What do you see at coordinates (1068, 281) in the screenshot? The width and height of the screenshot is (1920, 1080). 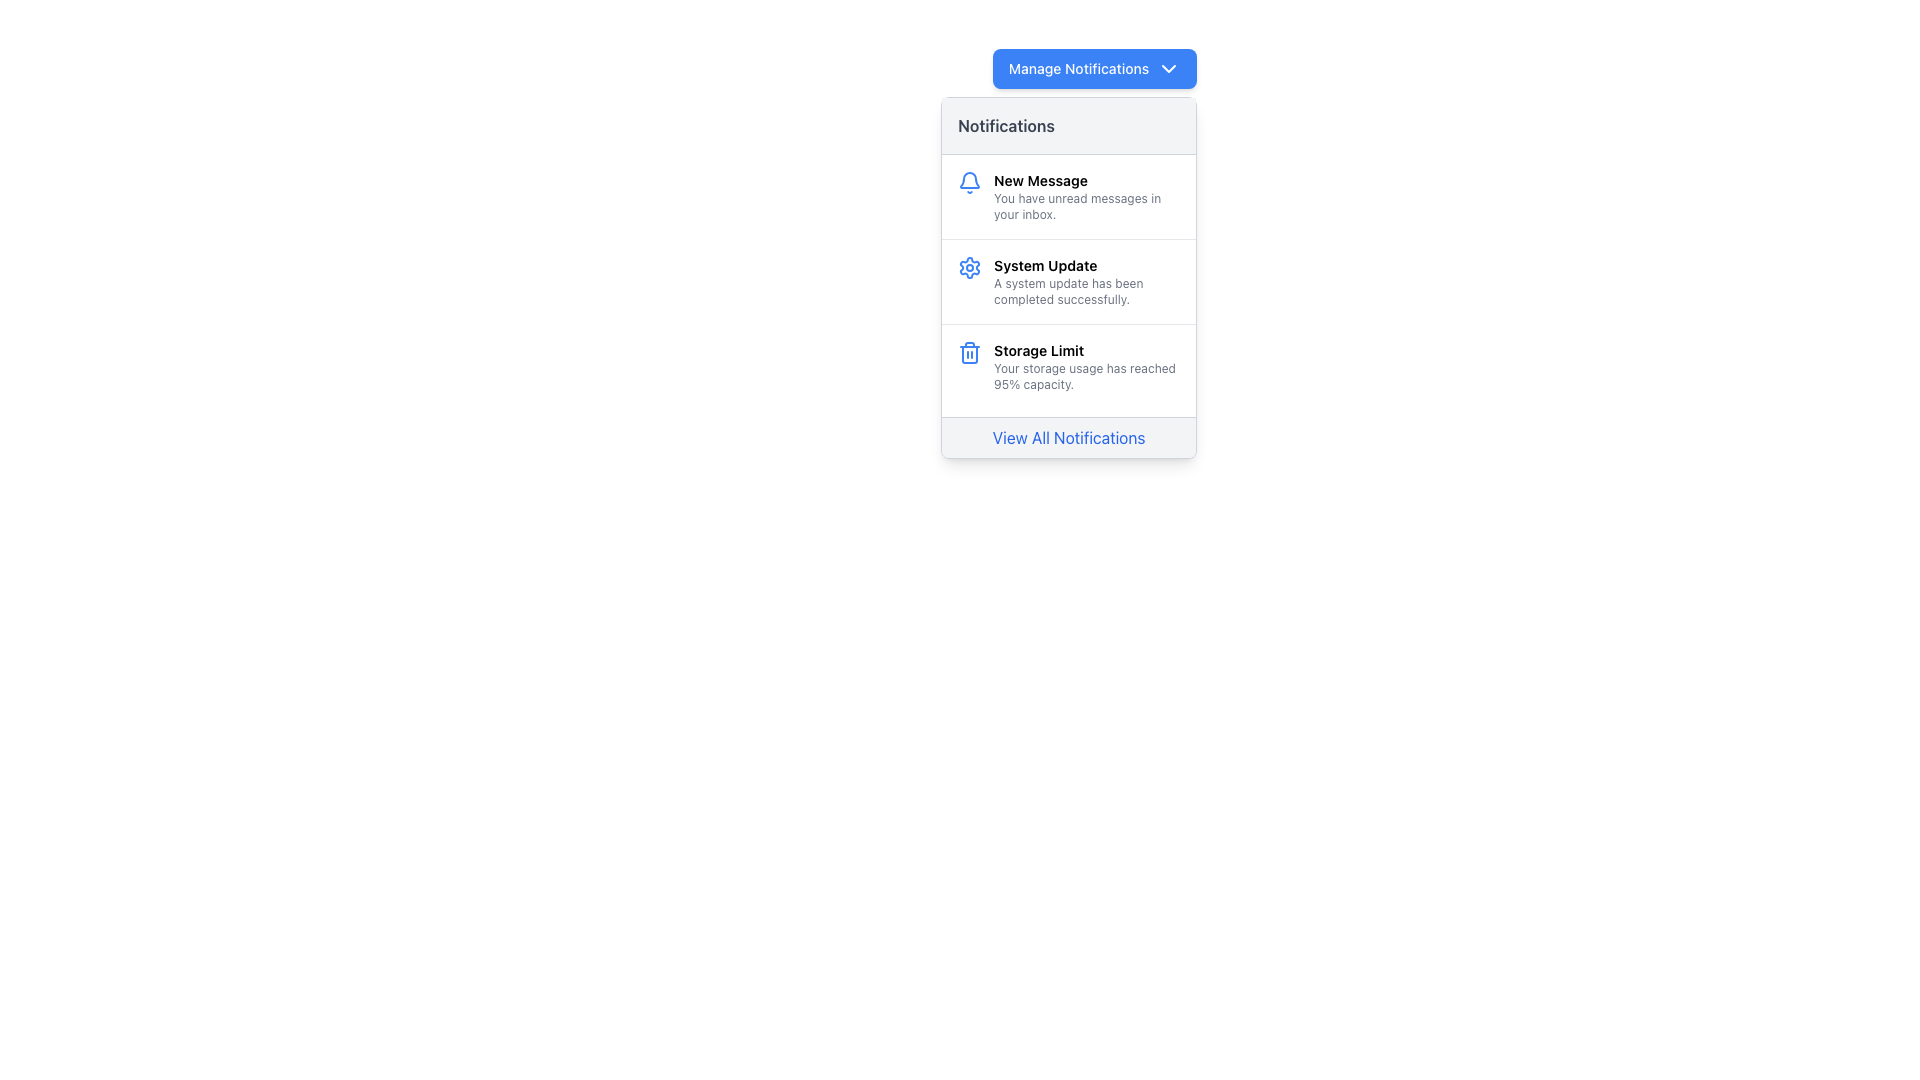 I see `individual items within the notifications list component located in the center of the notification dropdown, below the 'Notifications' title` at bounding box center [1068, 281].